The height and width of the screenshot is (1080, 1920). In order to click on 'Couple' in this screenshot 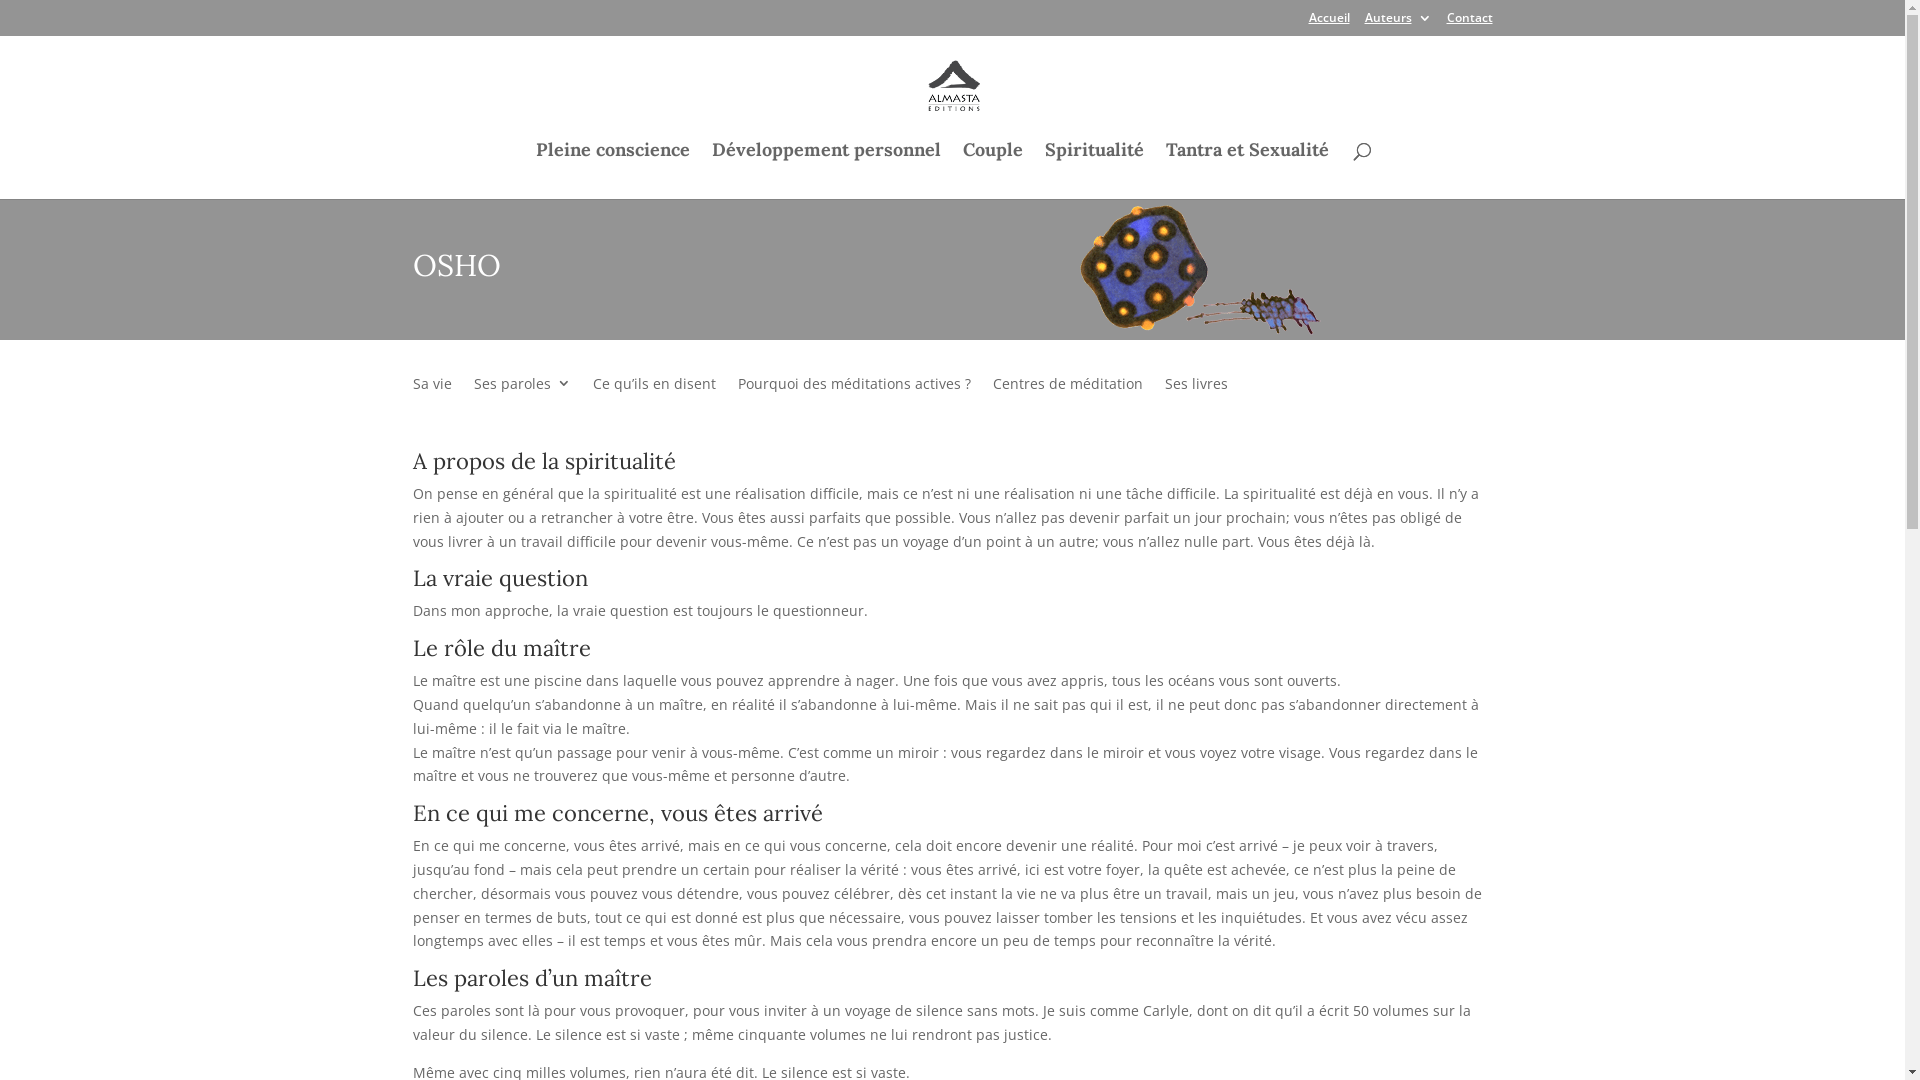, I will do `click(993, 166)`.